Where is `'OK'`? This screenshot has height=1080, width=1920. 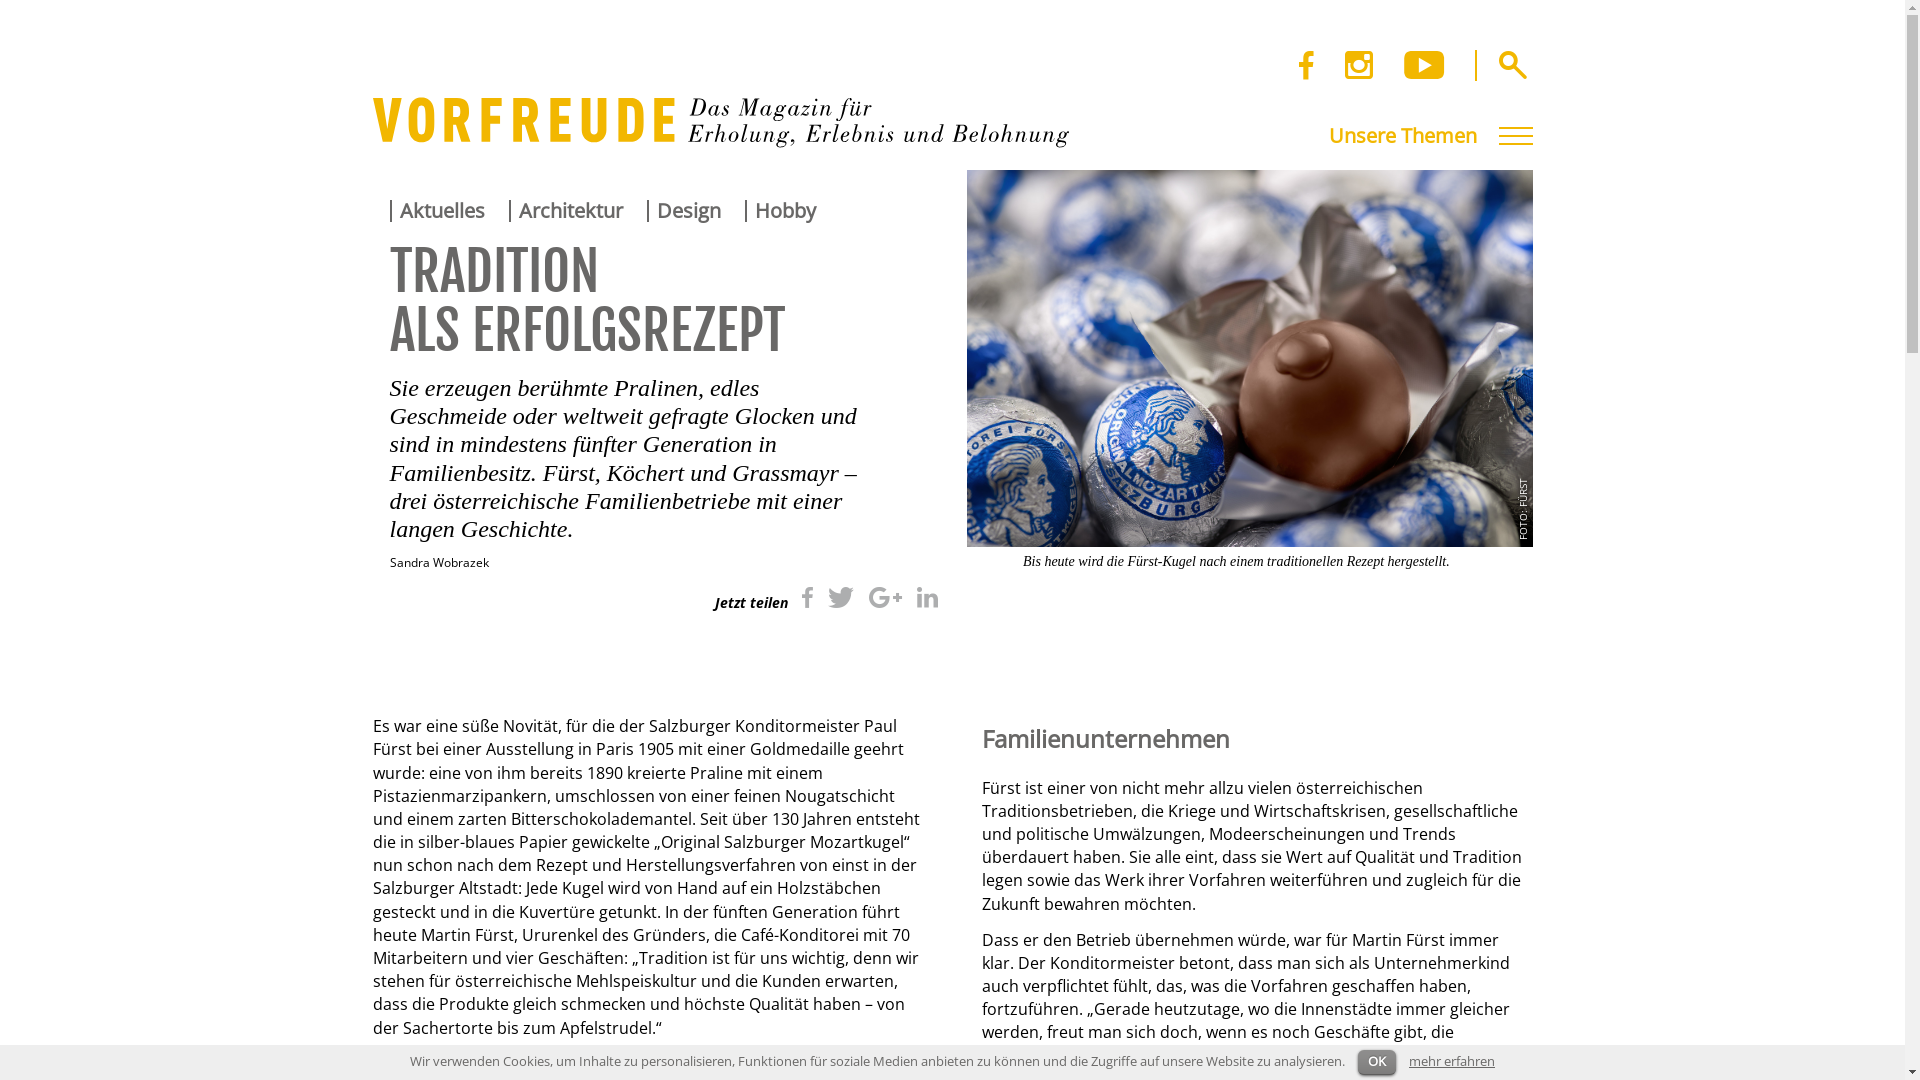
'OK' is located at coordinates (1358, 1061).